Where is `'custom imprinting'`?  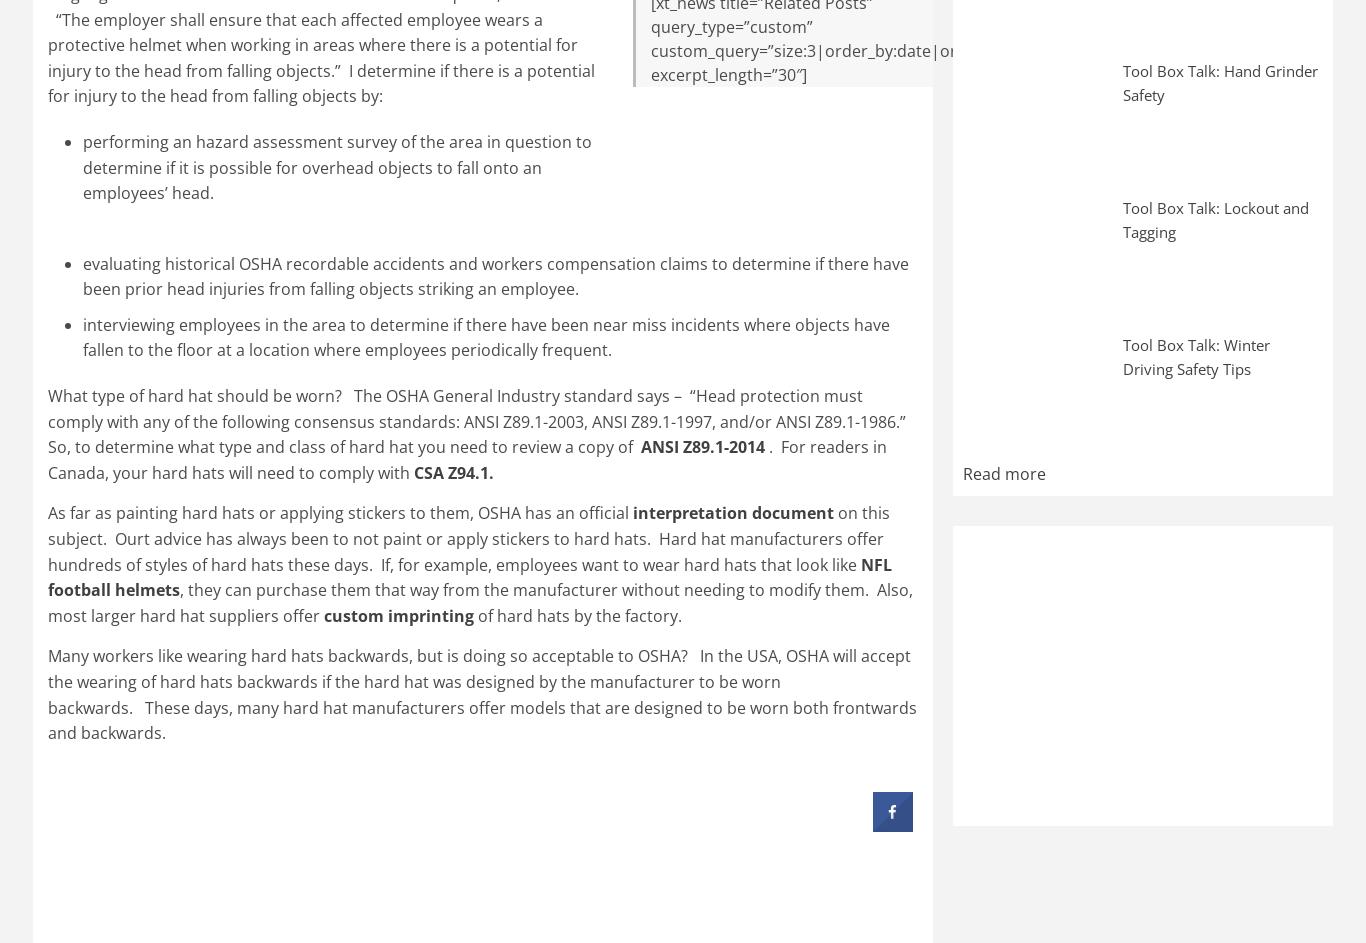 'custom imprinting' is located at coordinates (398, 614).